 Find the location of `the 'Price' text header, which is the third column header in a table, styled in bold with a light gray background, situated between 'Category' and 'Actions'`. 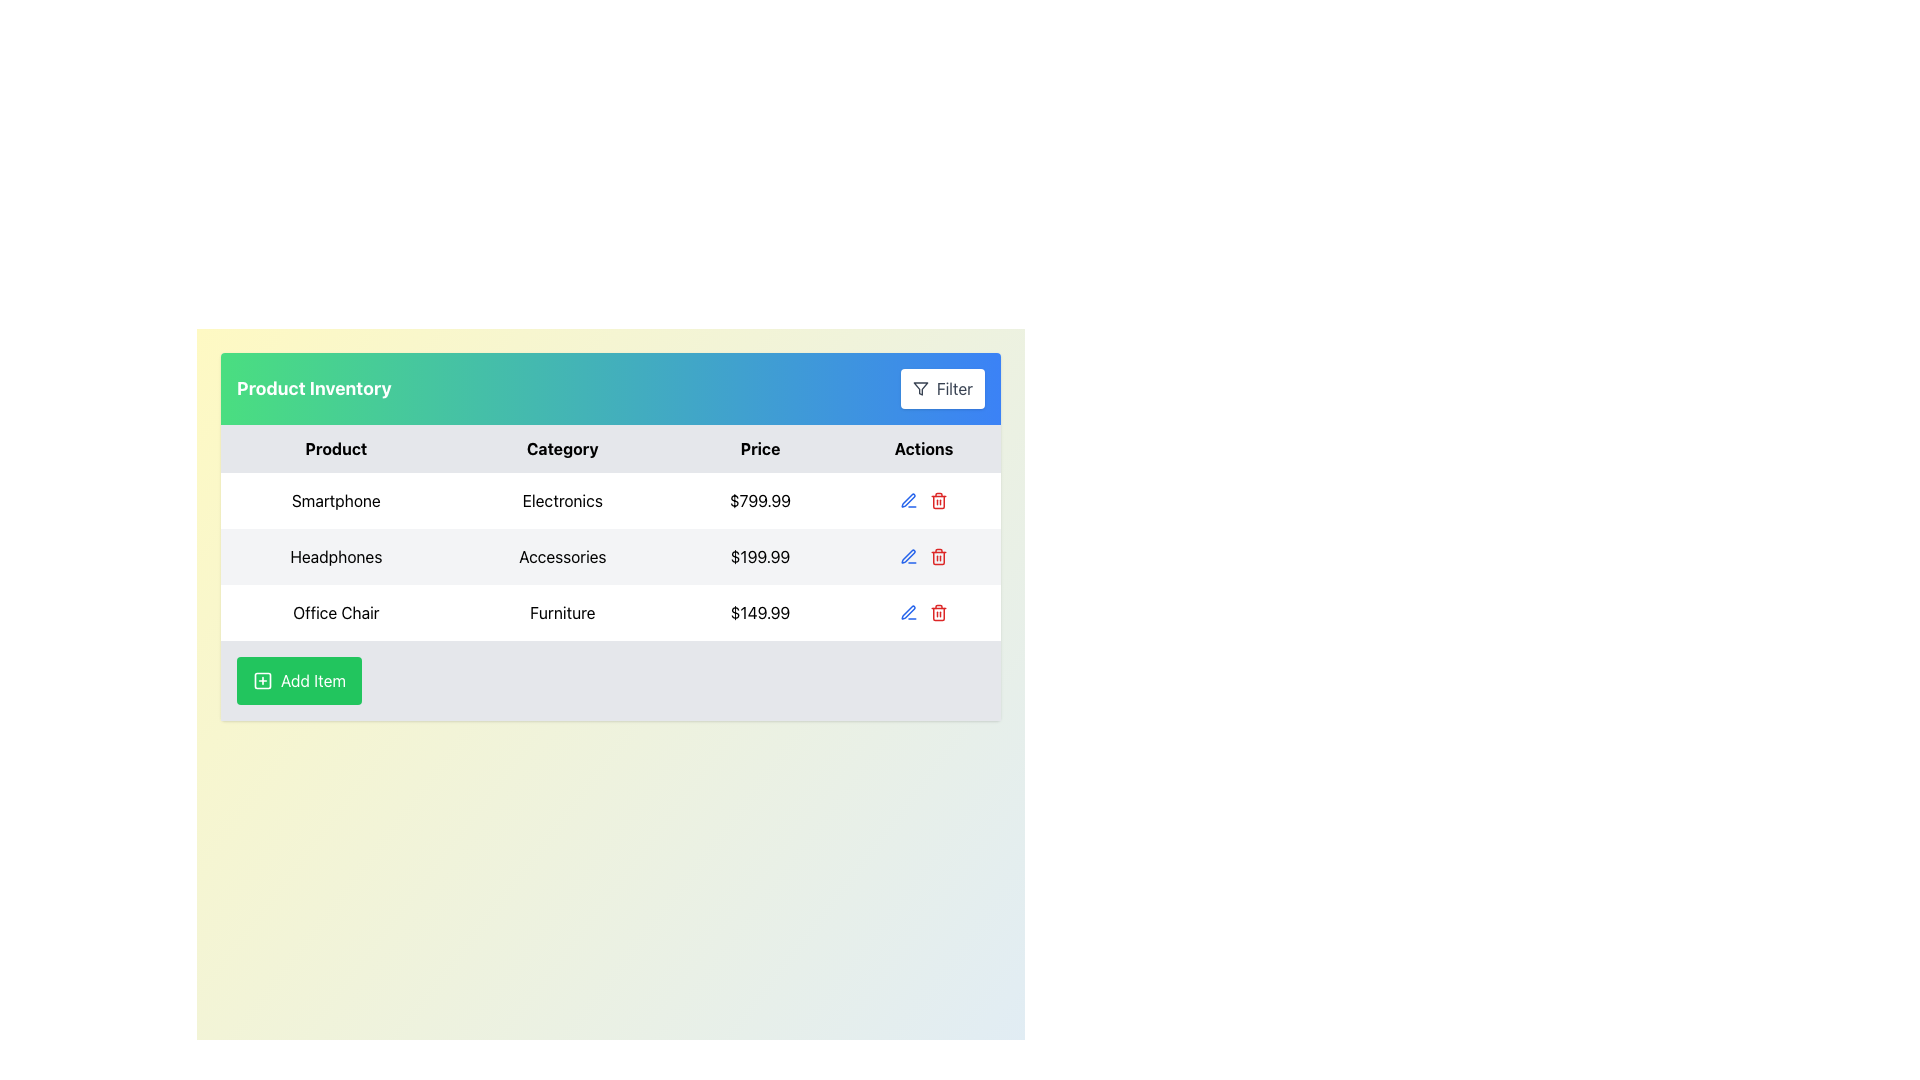

the 'Price' text header, which is the third column header in a table, styled in bold with a light gray background, situated between 'Category' and 'Actions' is located at coordinates (759, 447).